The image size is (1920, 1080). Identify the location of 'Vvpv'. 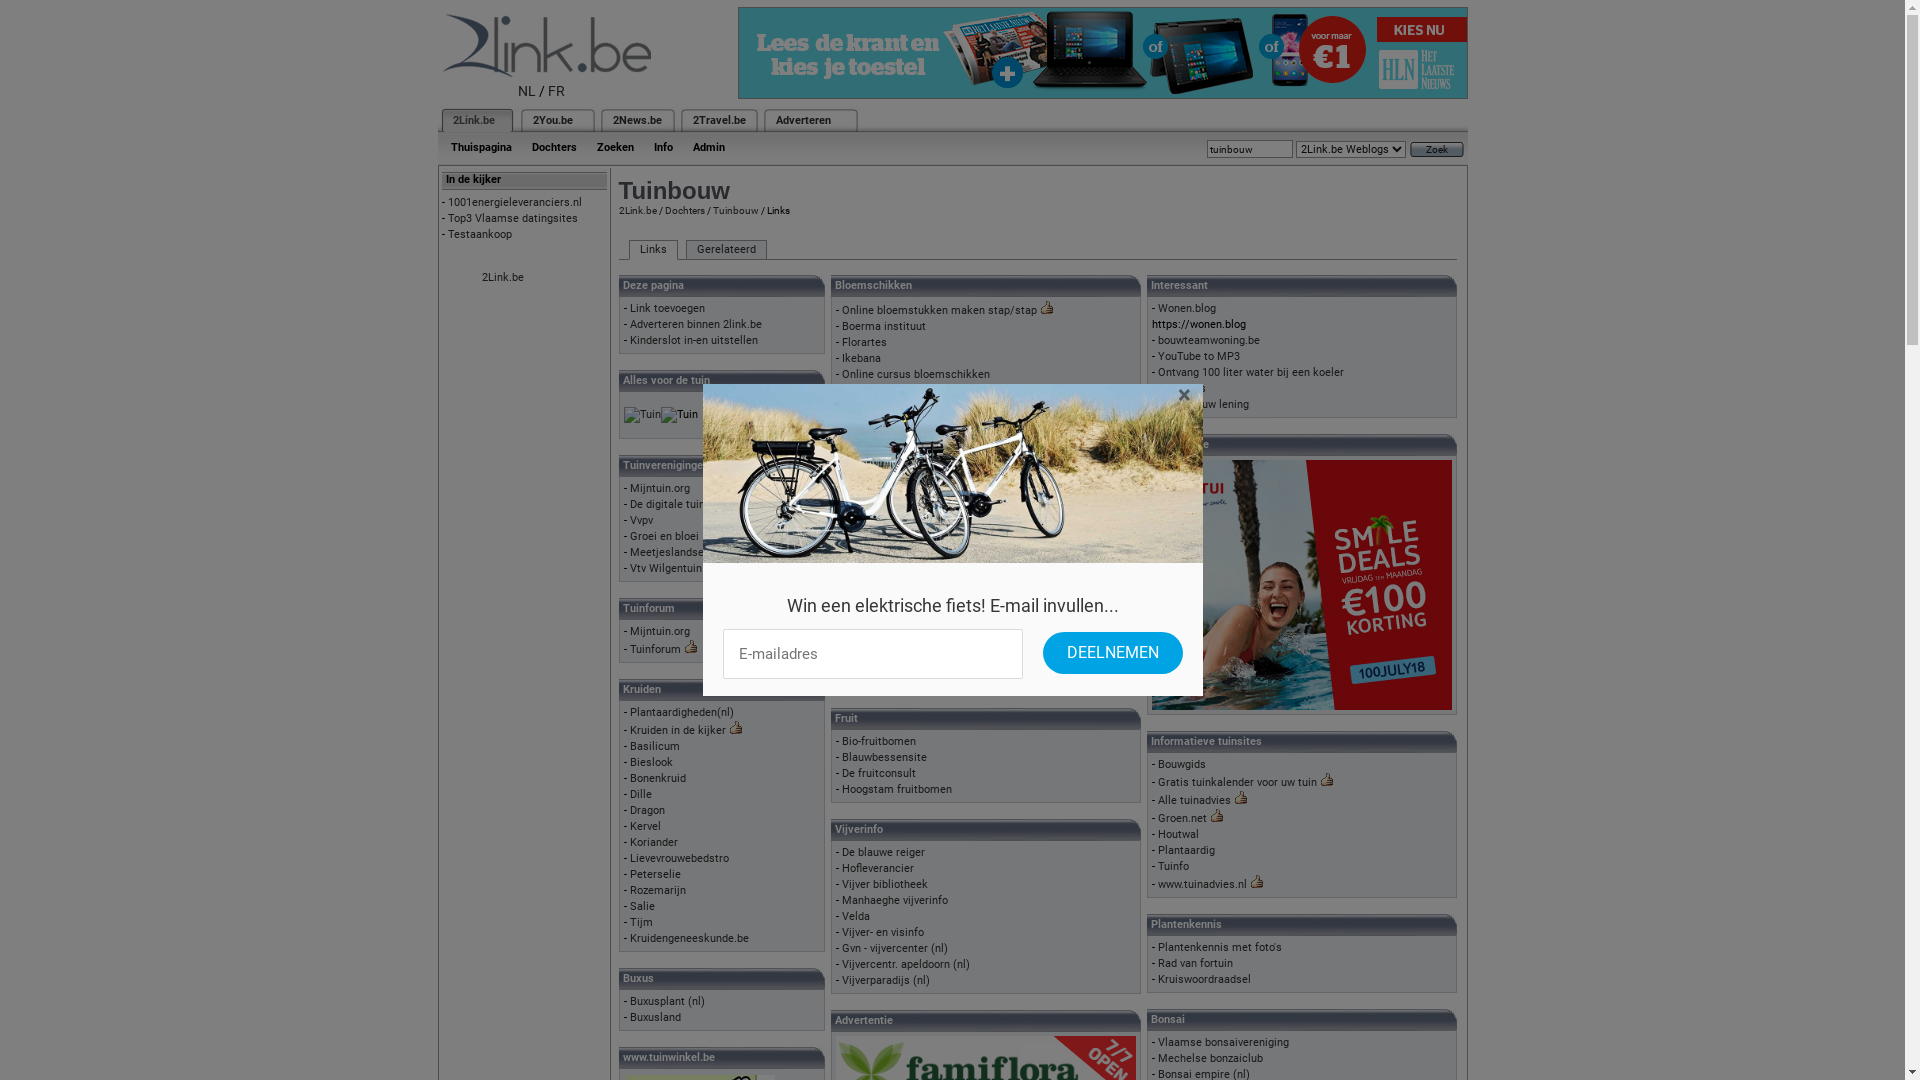
(641, 519).